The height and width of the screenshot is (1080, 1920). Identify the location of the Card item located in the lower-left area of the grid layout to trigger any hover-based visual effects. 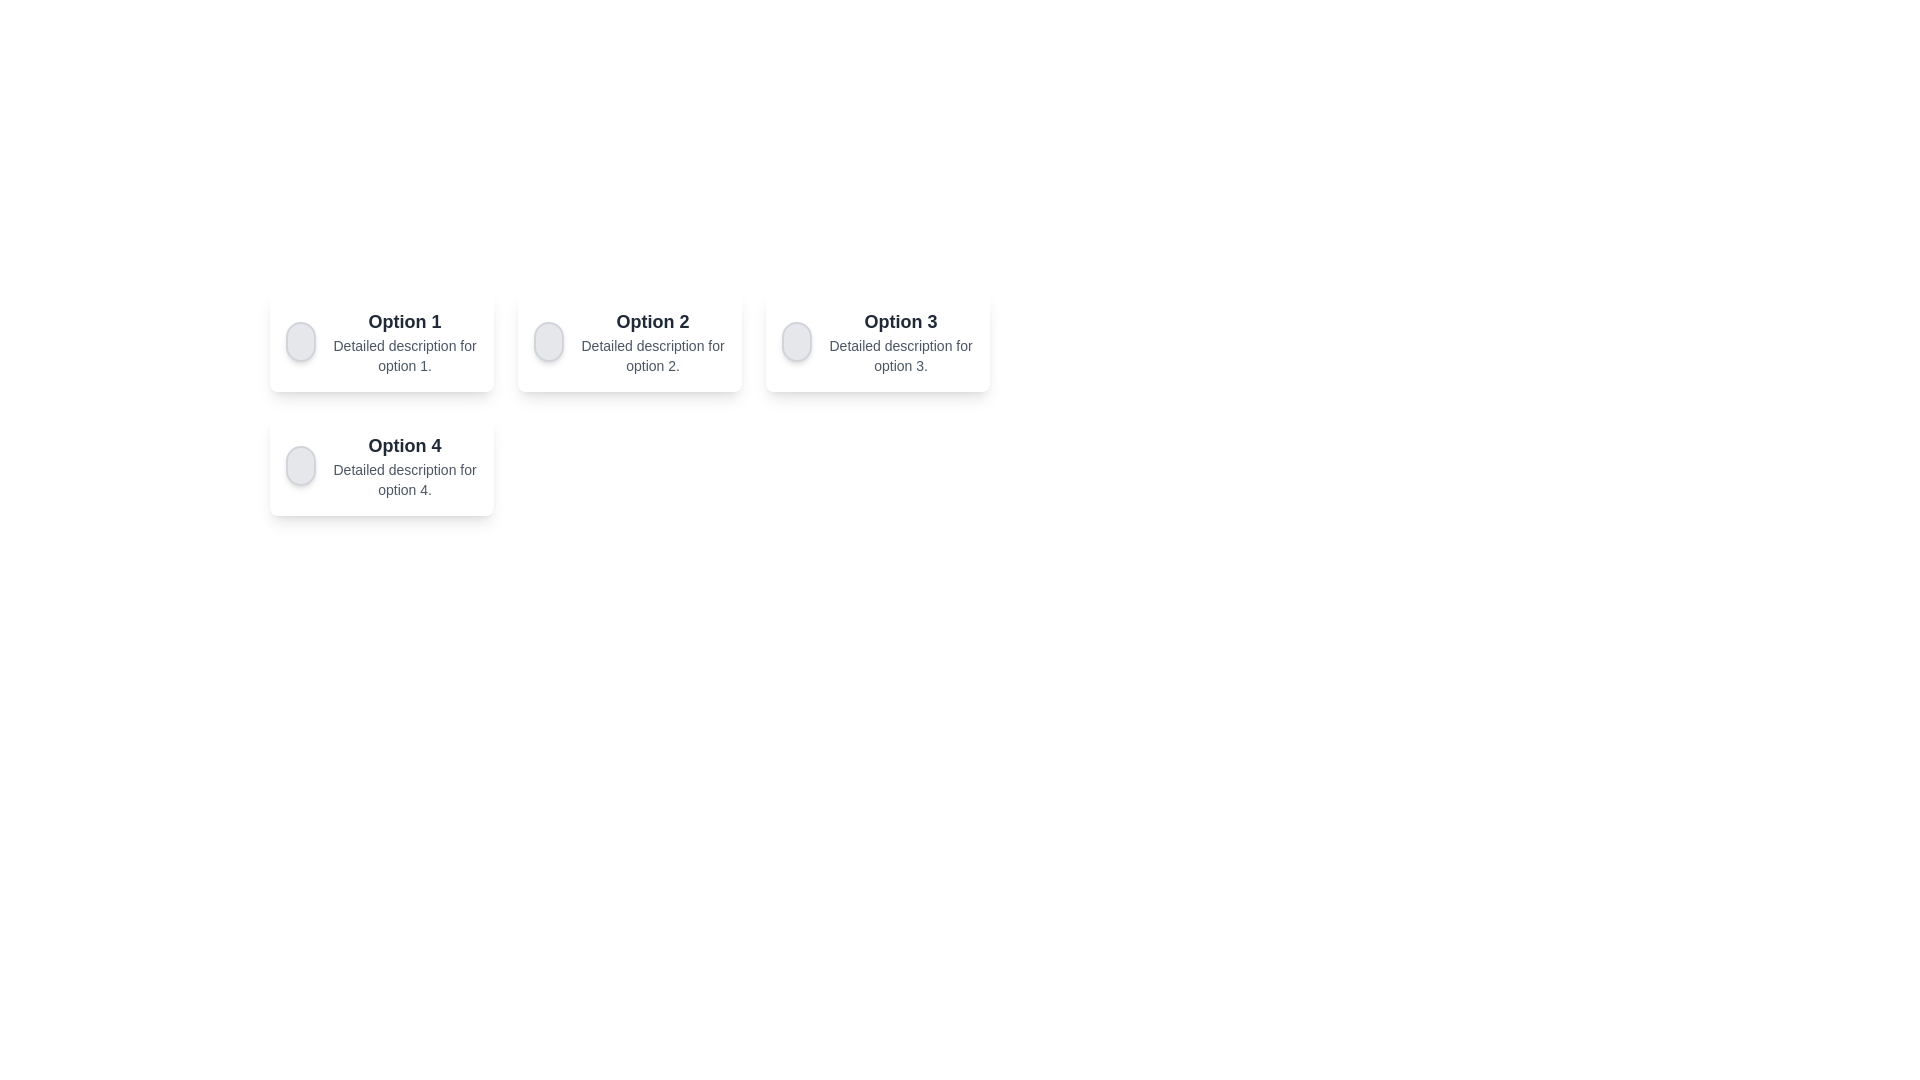
(382, 466).